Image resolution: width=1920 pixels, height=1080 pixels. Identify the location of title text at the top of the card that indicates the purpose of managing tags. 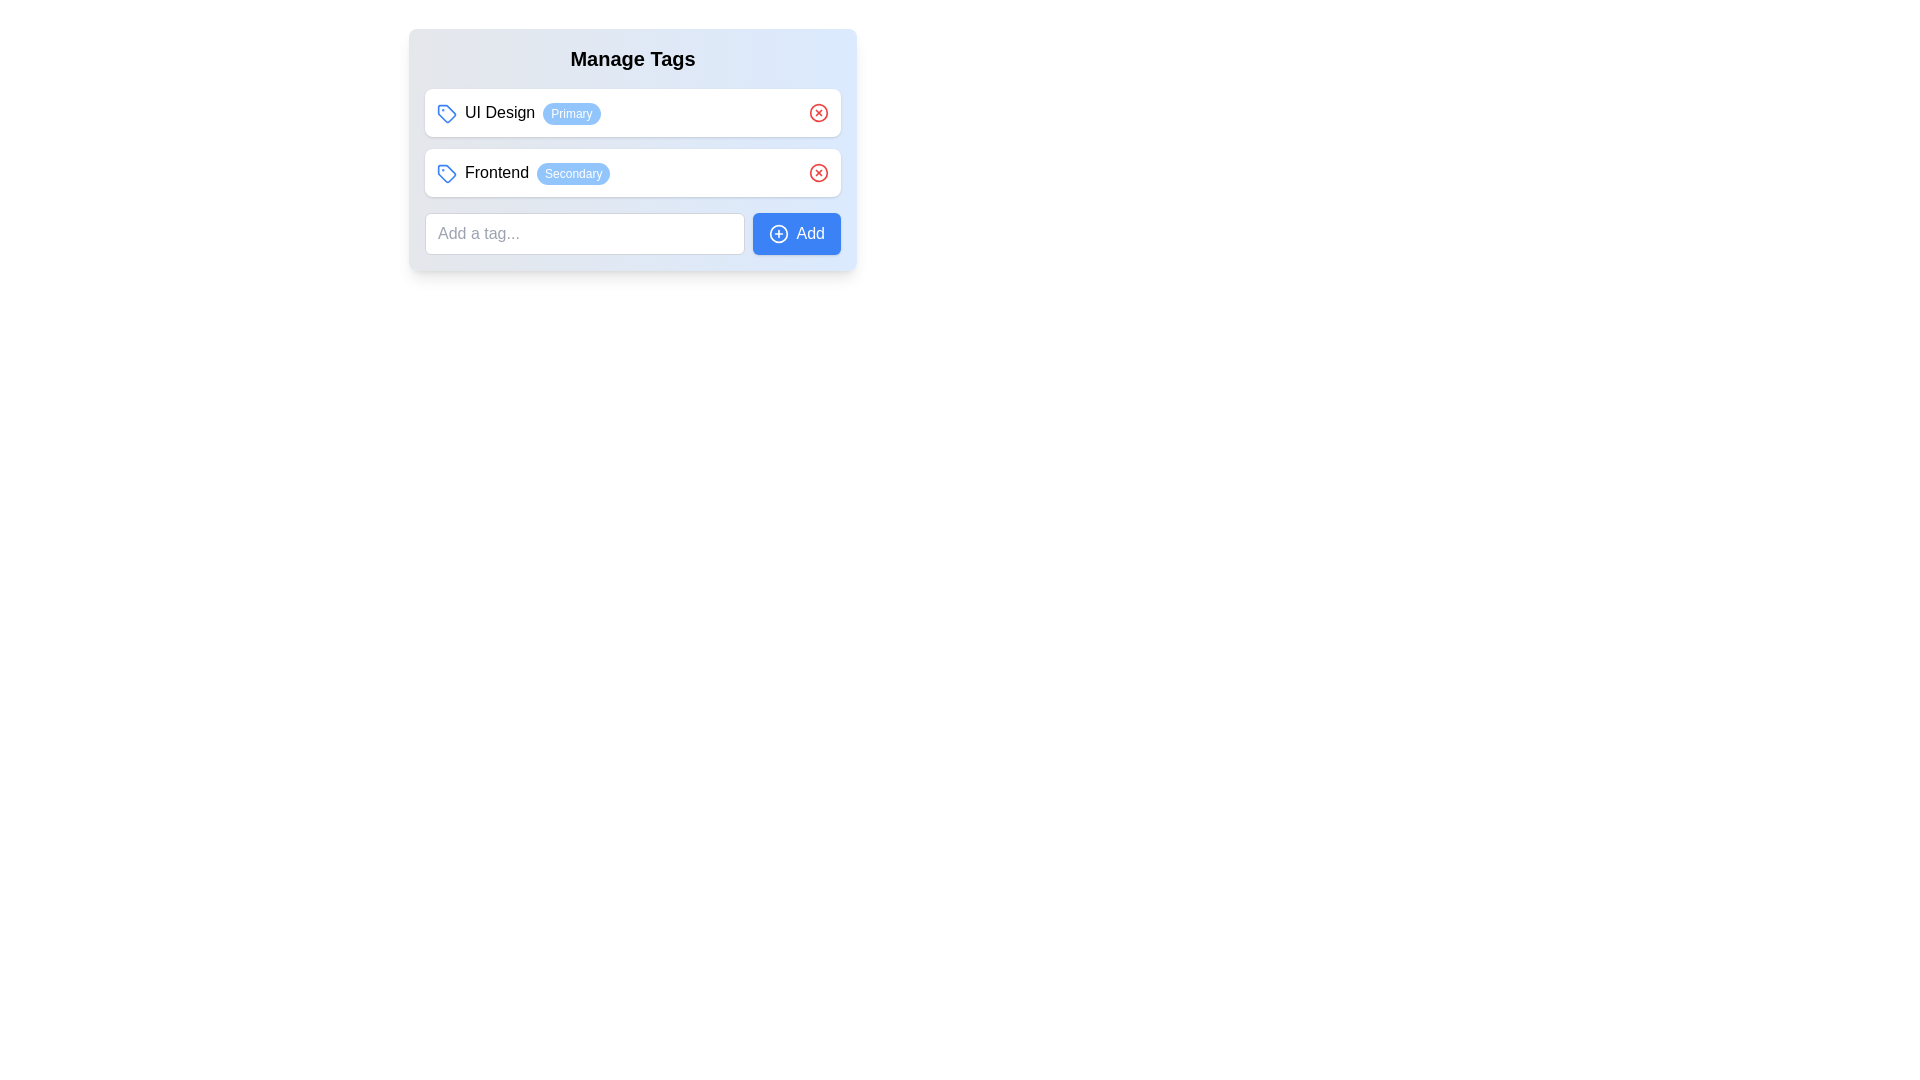
(632, 57).